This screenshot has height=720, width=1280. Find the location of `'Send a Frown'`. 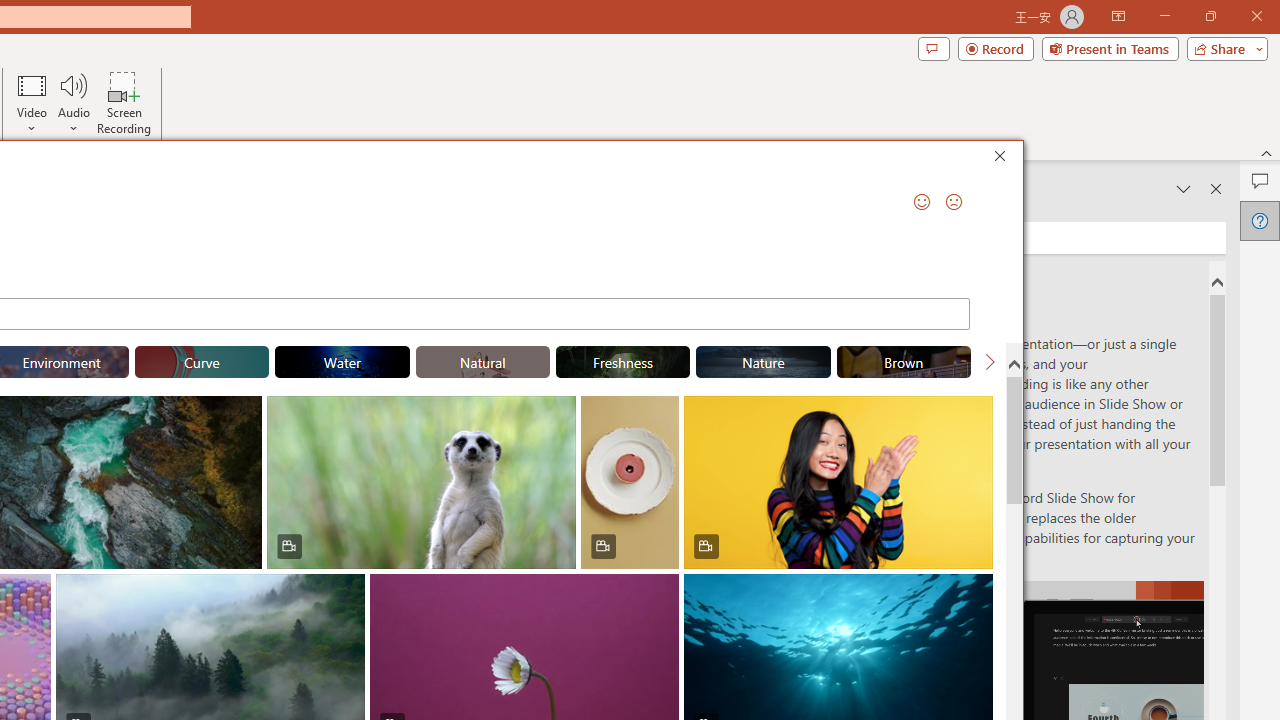

'Send a Frown' is located at coordinates (953, 201).